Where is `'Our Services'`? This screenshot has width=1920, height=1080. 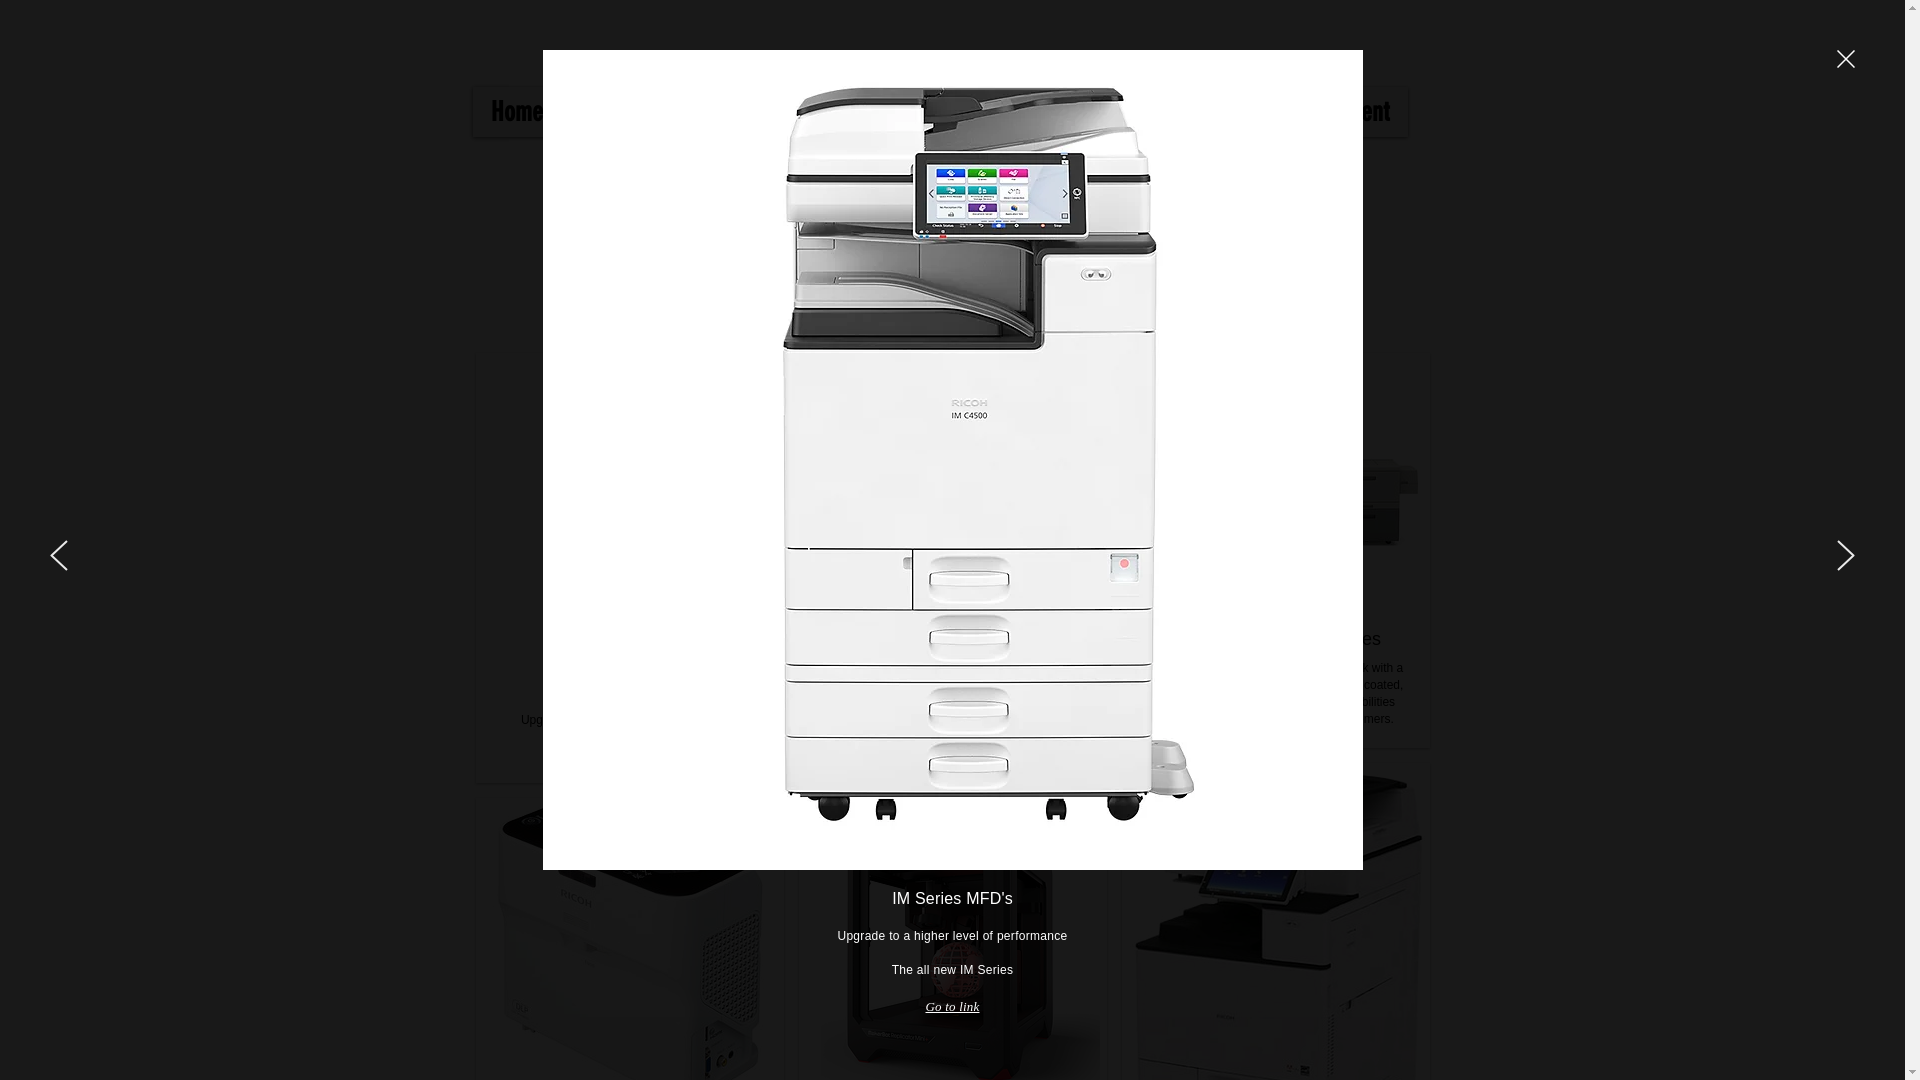
'Our Services' is located at coordinates (800, 111).